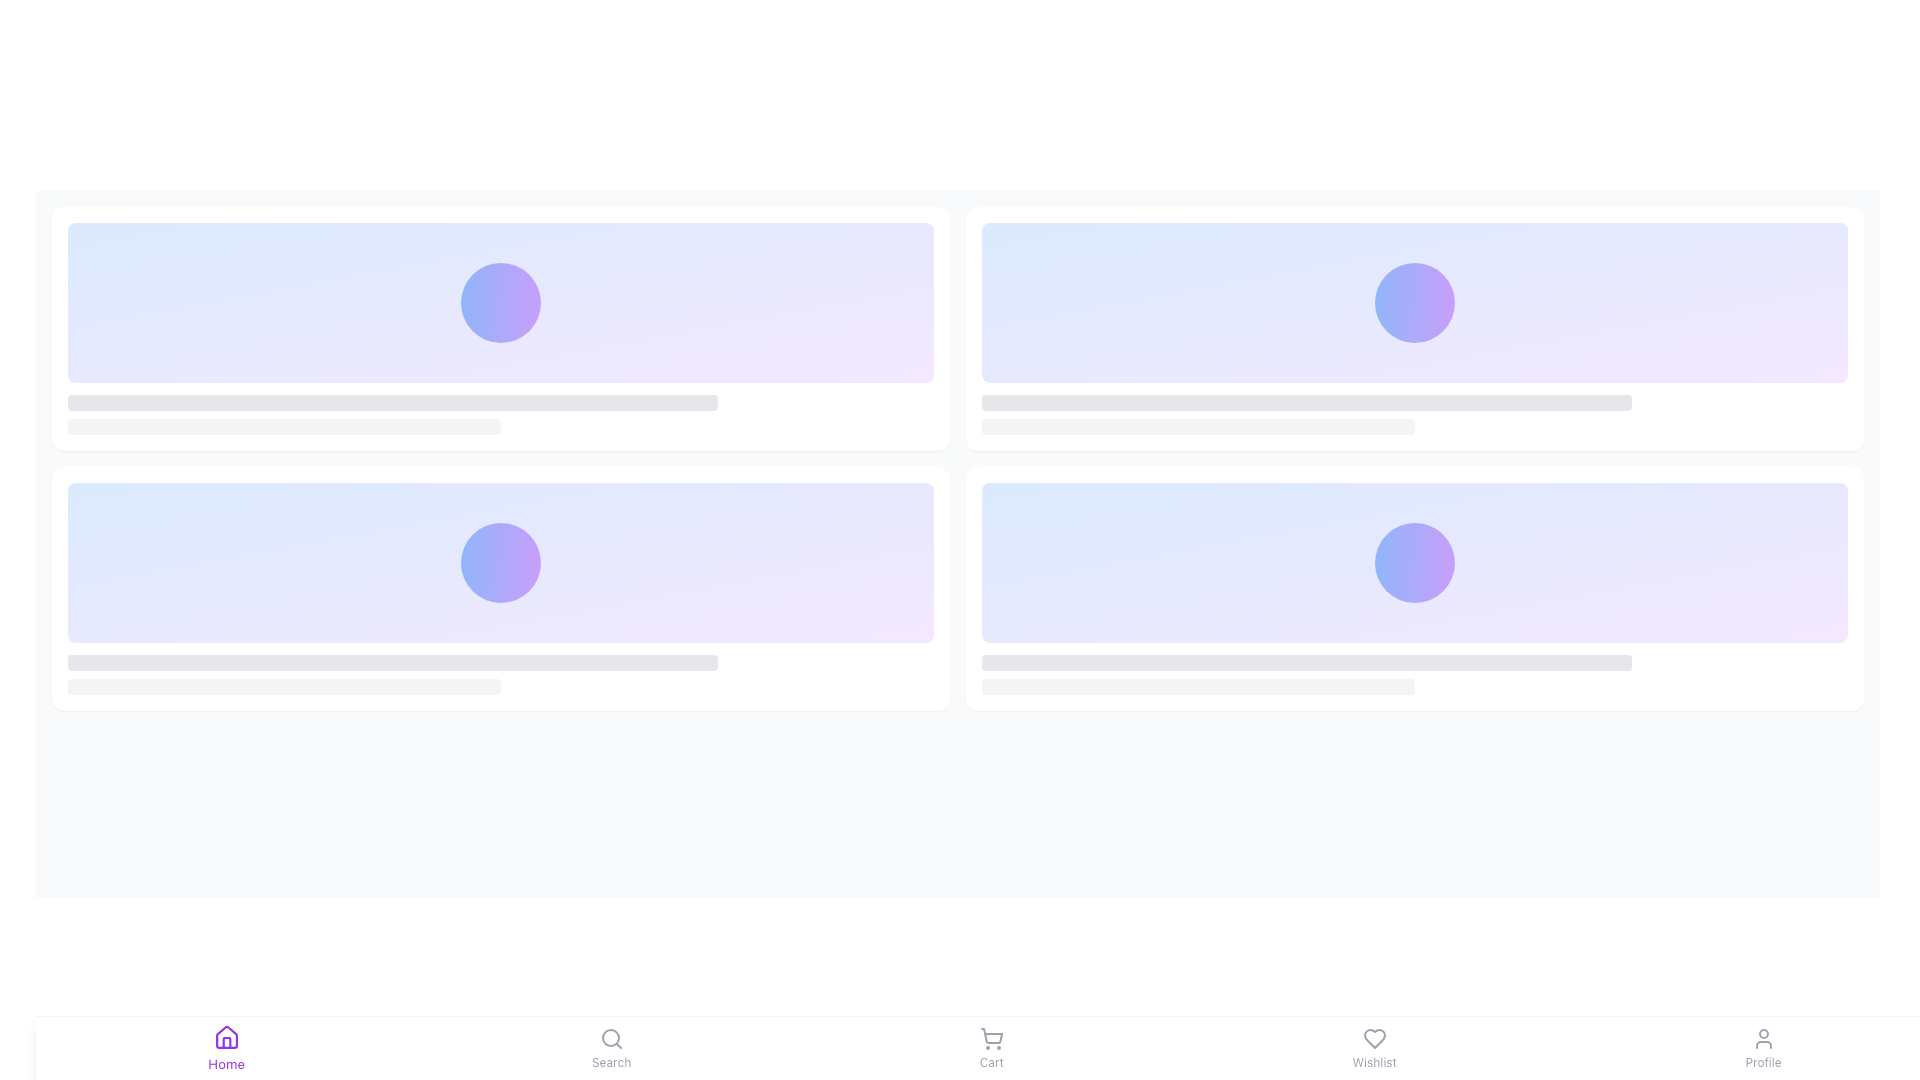 This screenshot has height=1080, width=1920. What do you see at coordinates (500, 675) in the screenshot?
I see `the Placeholder text area located at the bottom of a card component with rounded corners, which has a gradient blue to purple circular icon above it` at bounding box center [500, 675].